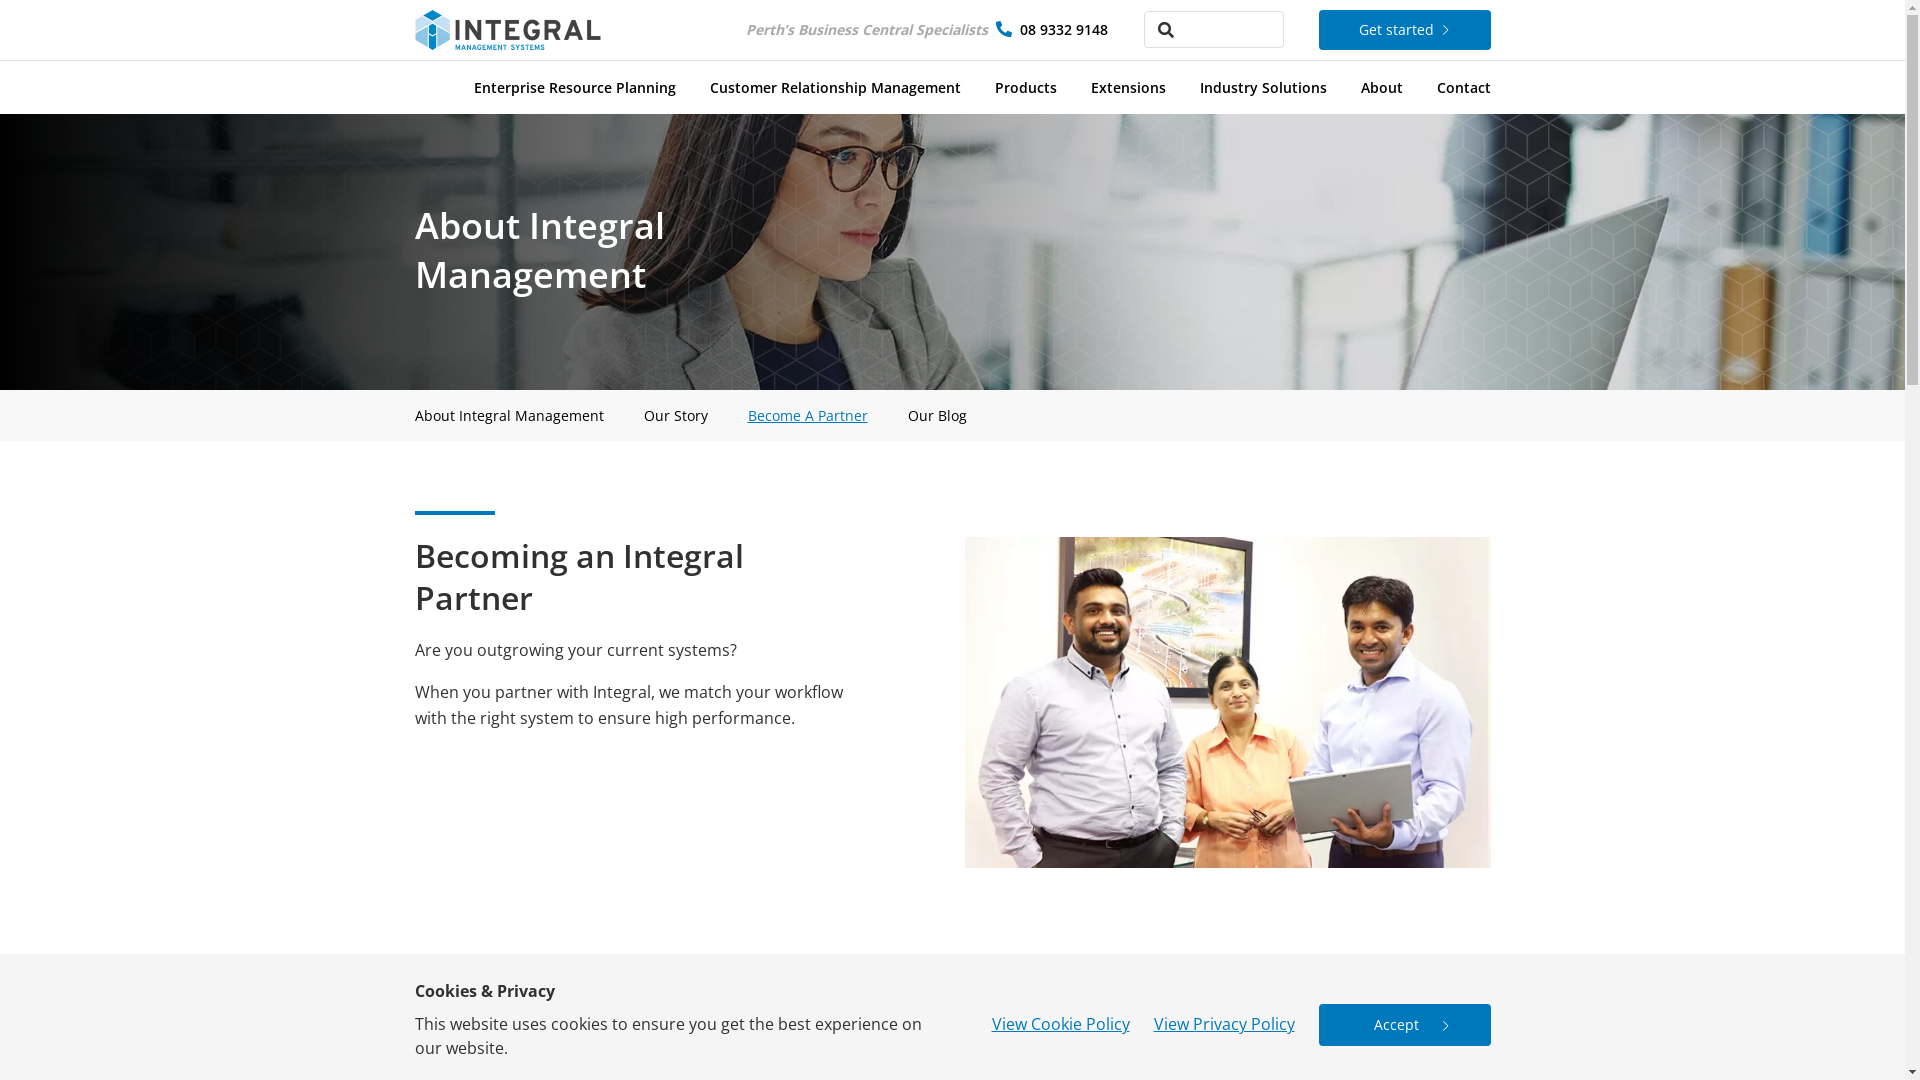 The width and height of the screenshot is (1920, 1080). I want to click on 'Contact', so click(1463, 82).